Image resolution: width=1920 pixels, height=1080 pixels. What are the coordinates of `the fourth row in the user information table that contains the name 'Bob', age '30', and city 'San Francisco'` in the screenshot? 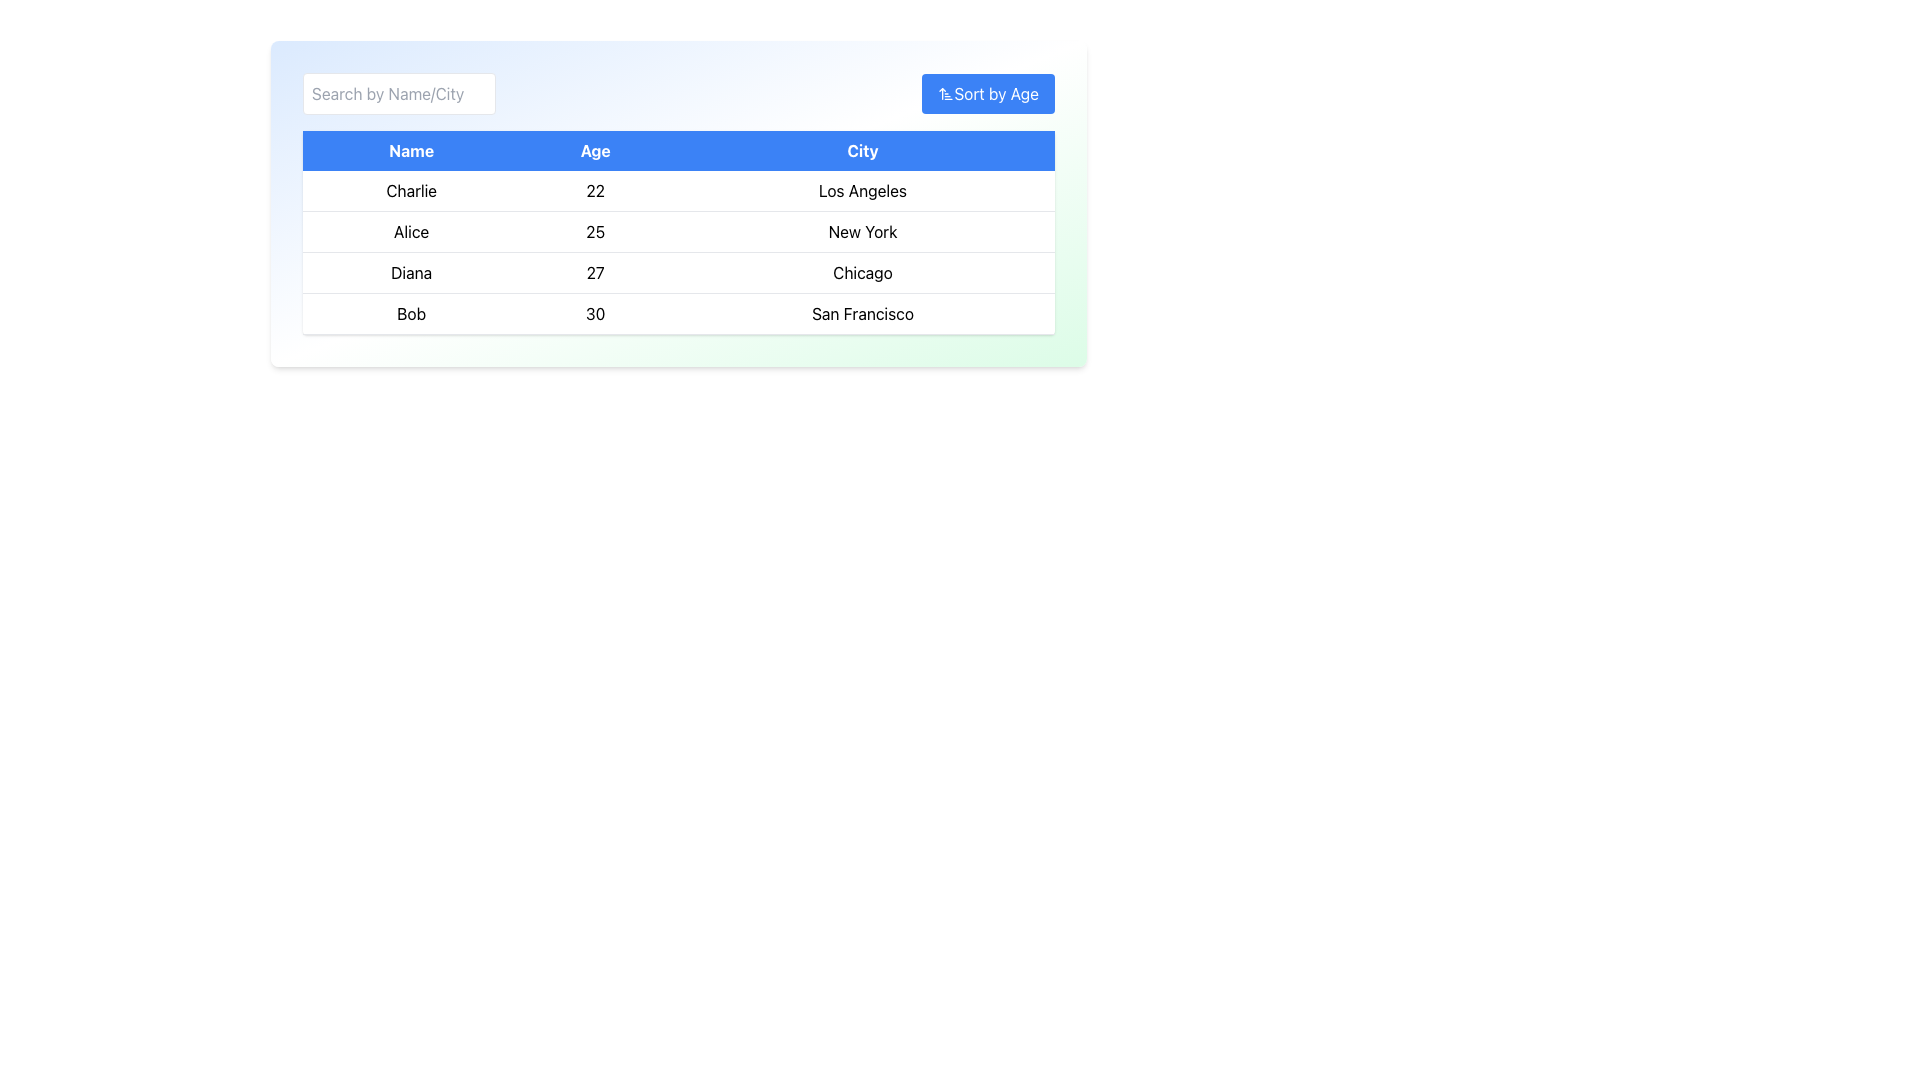 It's located at (678, 313).